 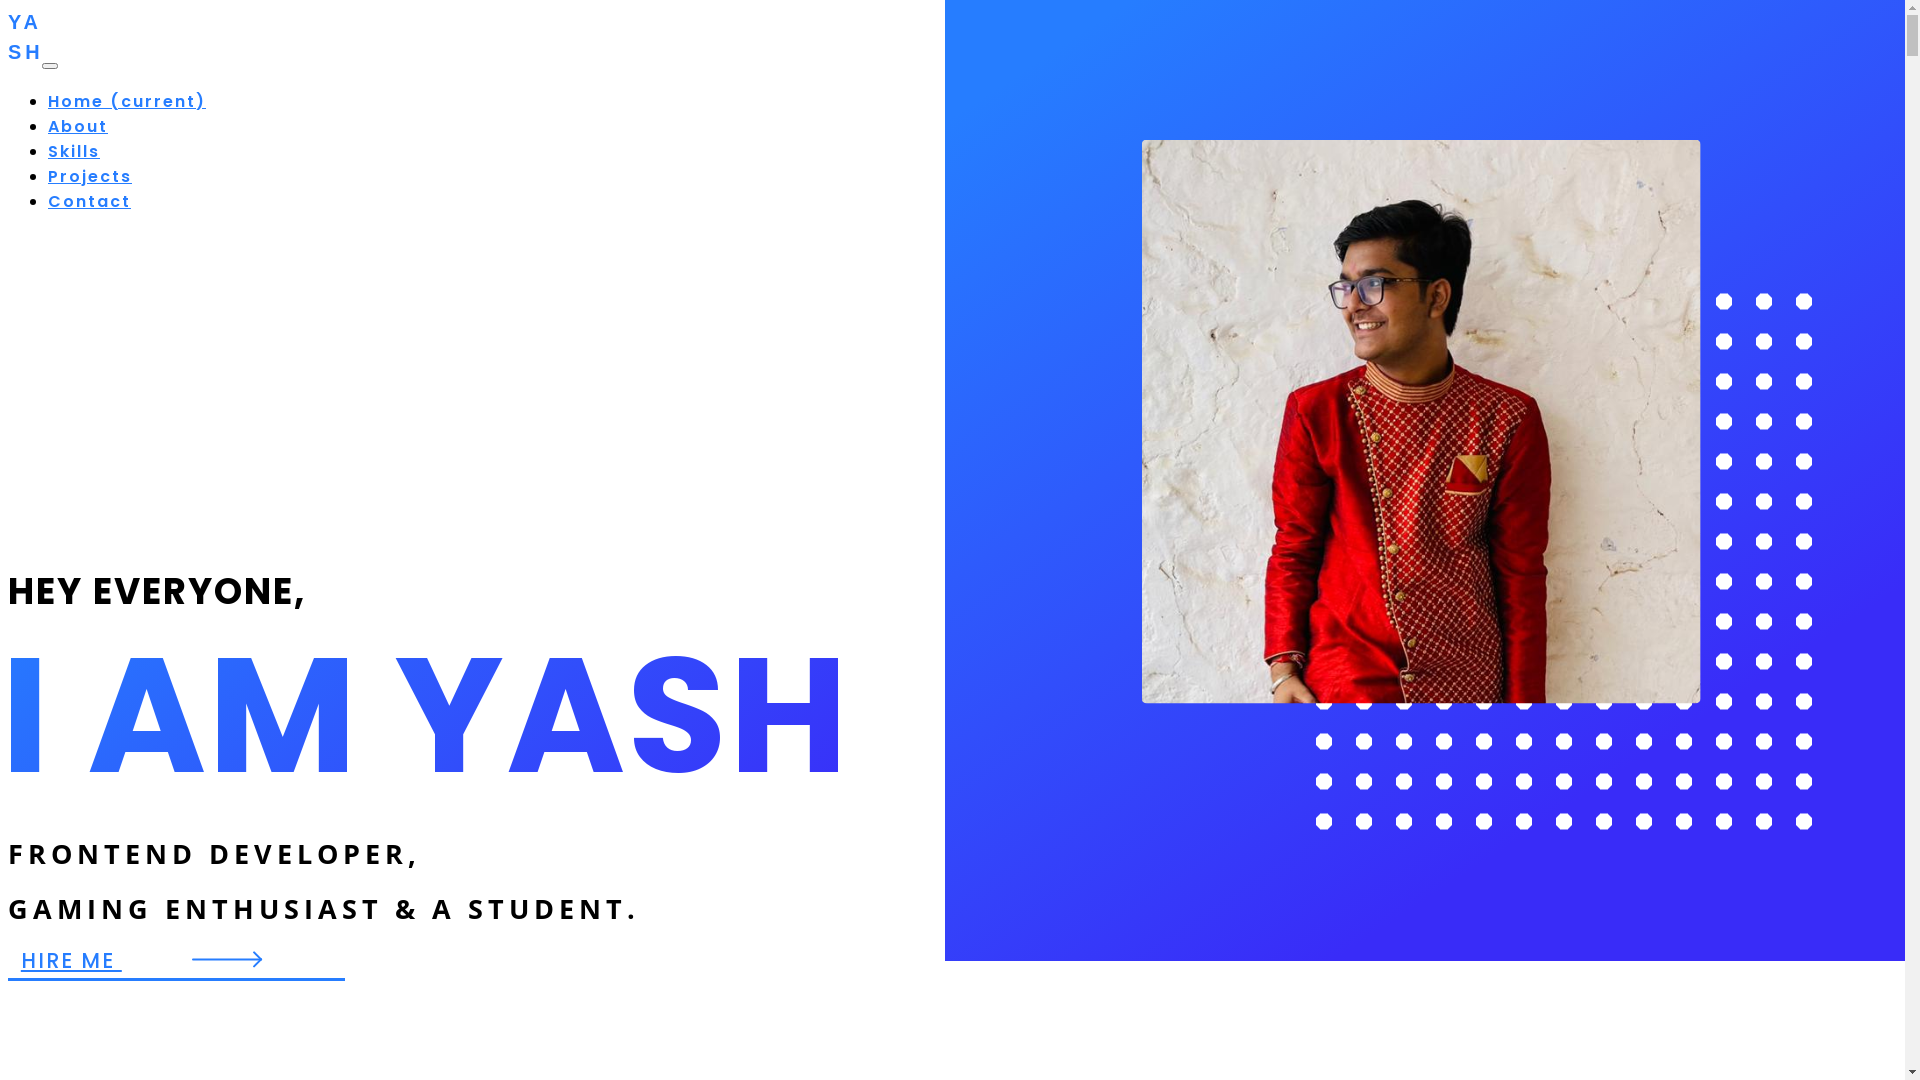 What do you see at coordinates (125, 101) in the screenshot?
I see `'Home (current)'` at bounding box center [125, 101].